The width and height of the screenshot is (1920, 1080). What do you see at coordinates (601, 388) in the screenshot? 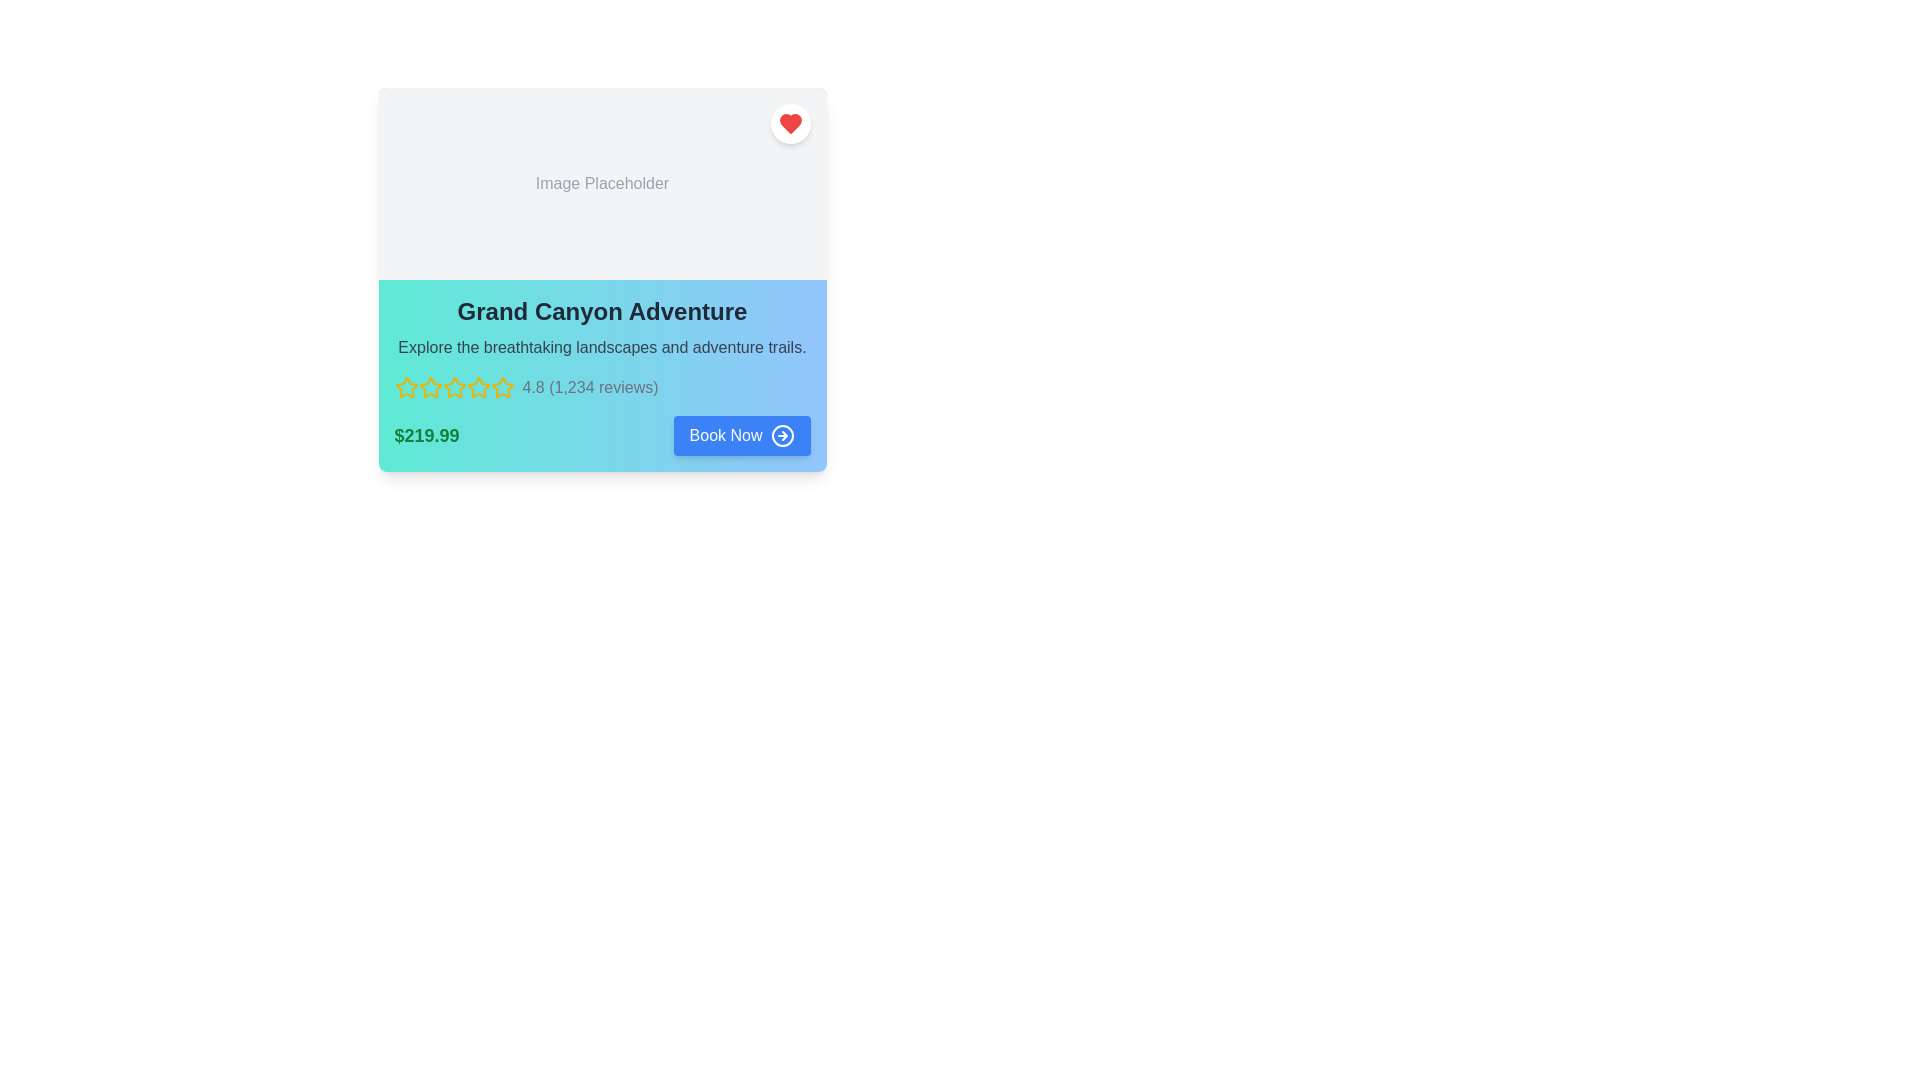
I see `rating and review data displayed in the rating section for the 'Grand Canyon Adventure' card, located at the lower center of the card, below the title and description` at bounding box center [601, 388].